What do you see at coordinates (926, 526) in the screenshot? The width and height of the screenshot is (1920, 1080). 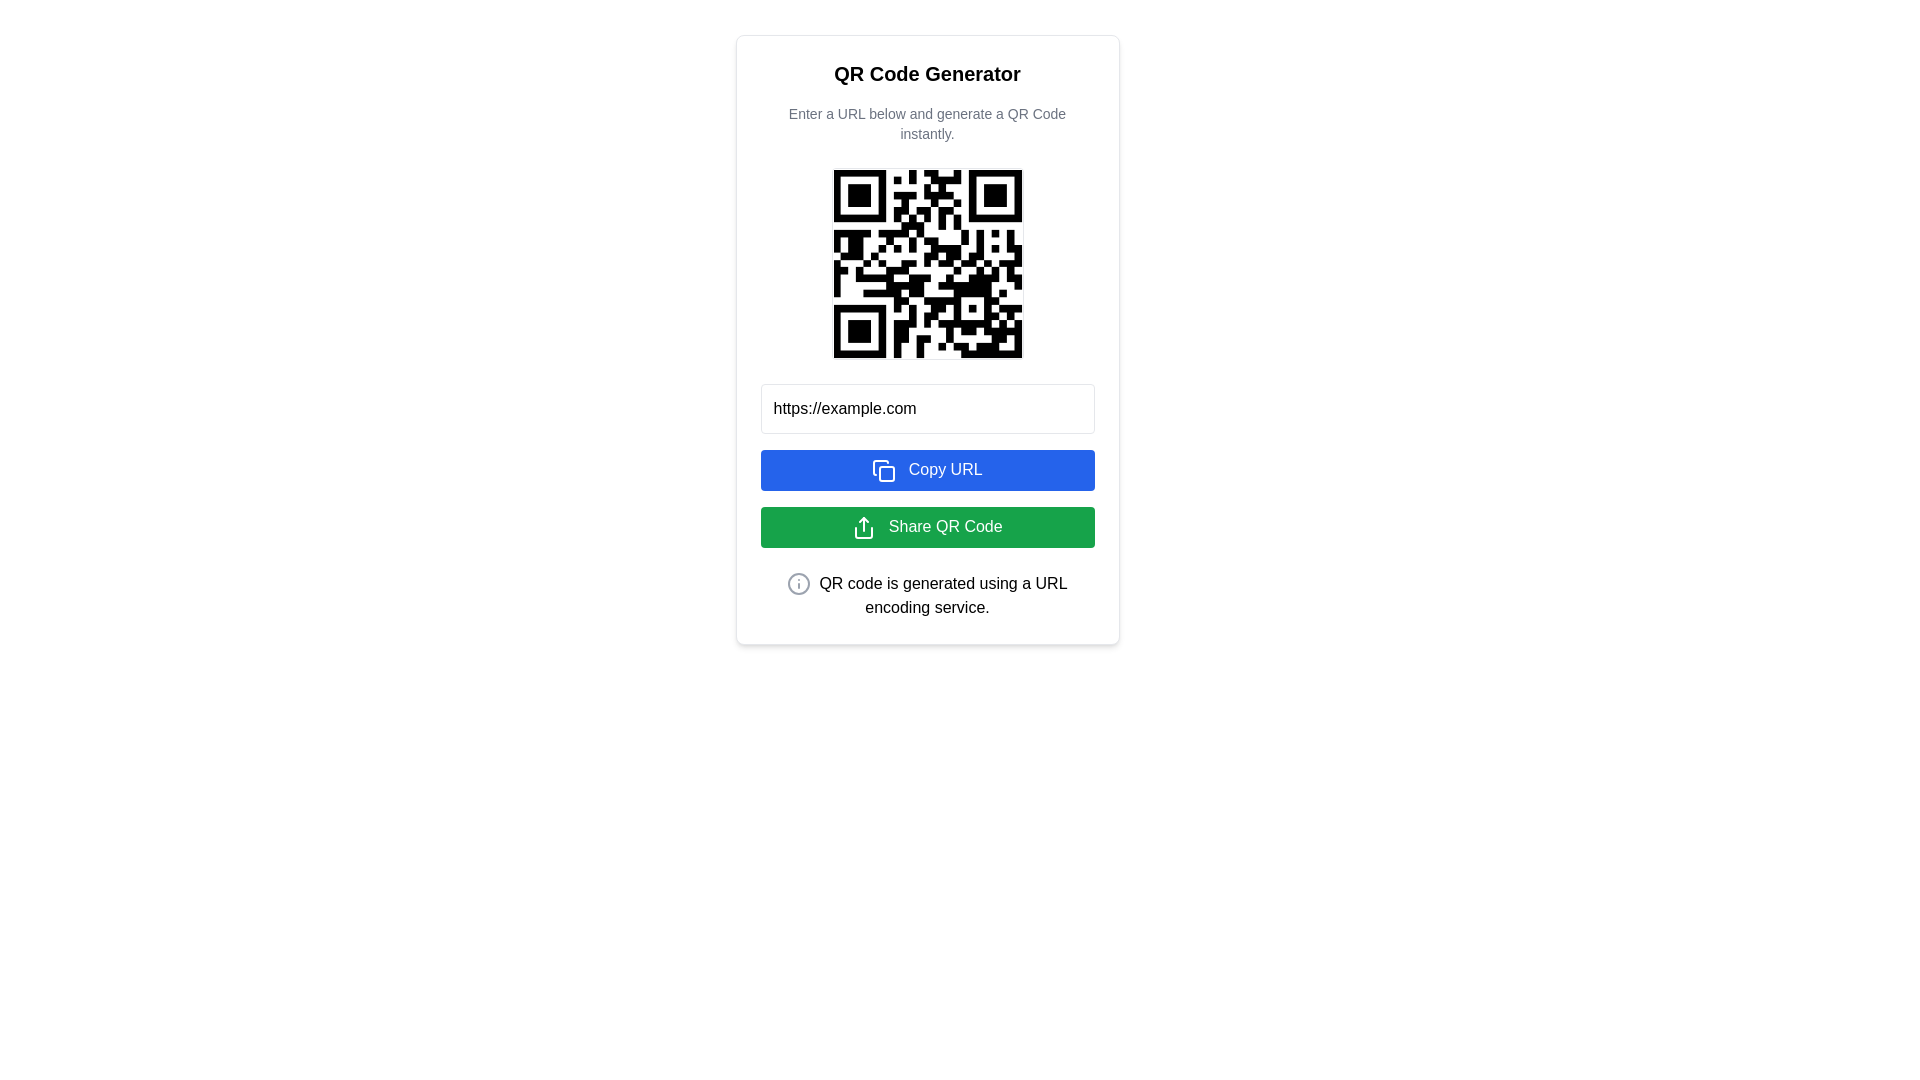 I see `the button that shares a QR code, located between the 'Copy URL' button and a text notice, to observe the hover effect` at bounding box center [926, 526].